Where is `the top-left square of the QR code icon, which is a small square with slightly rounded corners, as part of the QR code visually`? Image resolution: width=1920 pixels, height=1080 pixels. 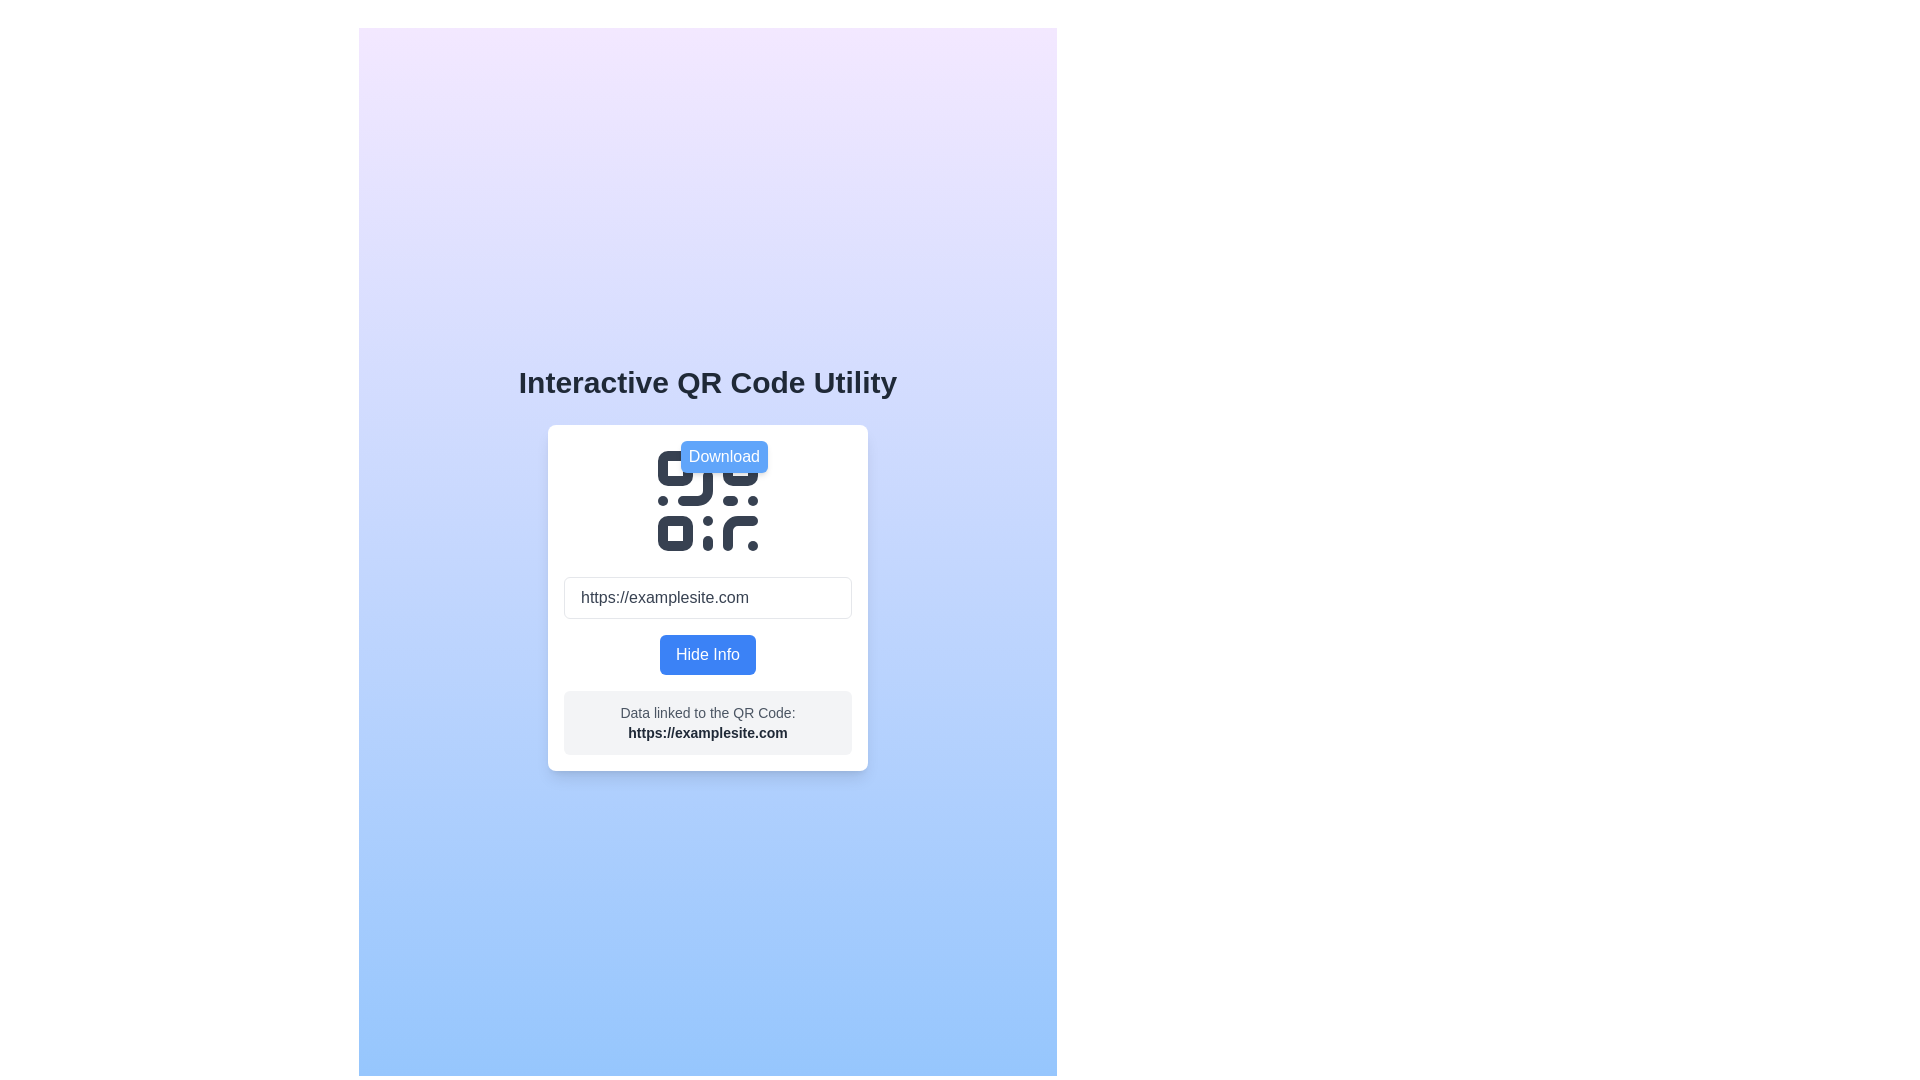 the top-left square of the QR code icon, which is a small square with slightly rounded corners, as part of the QR code visually is located at coordinates (675, 468).